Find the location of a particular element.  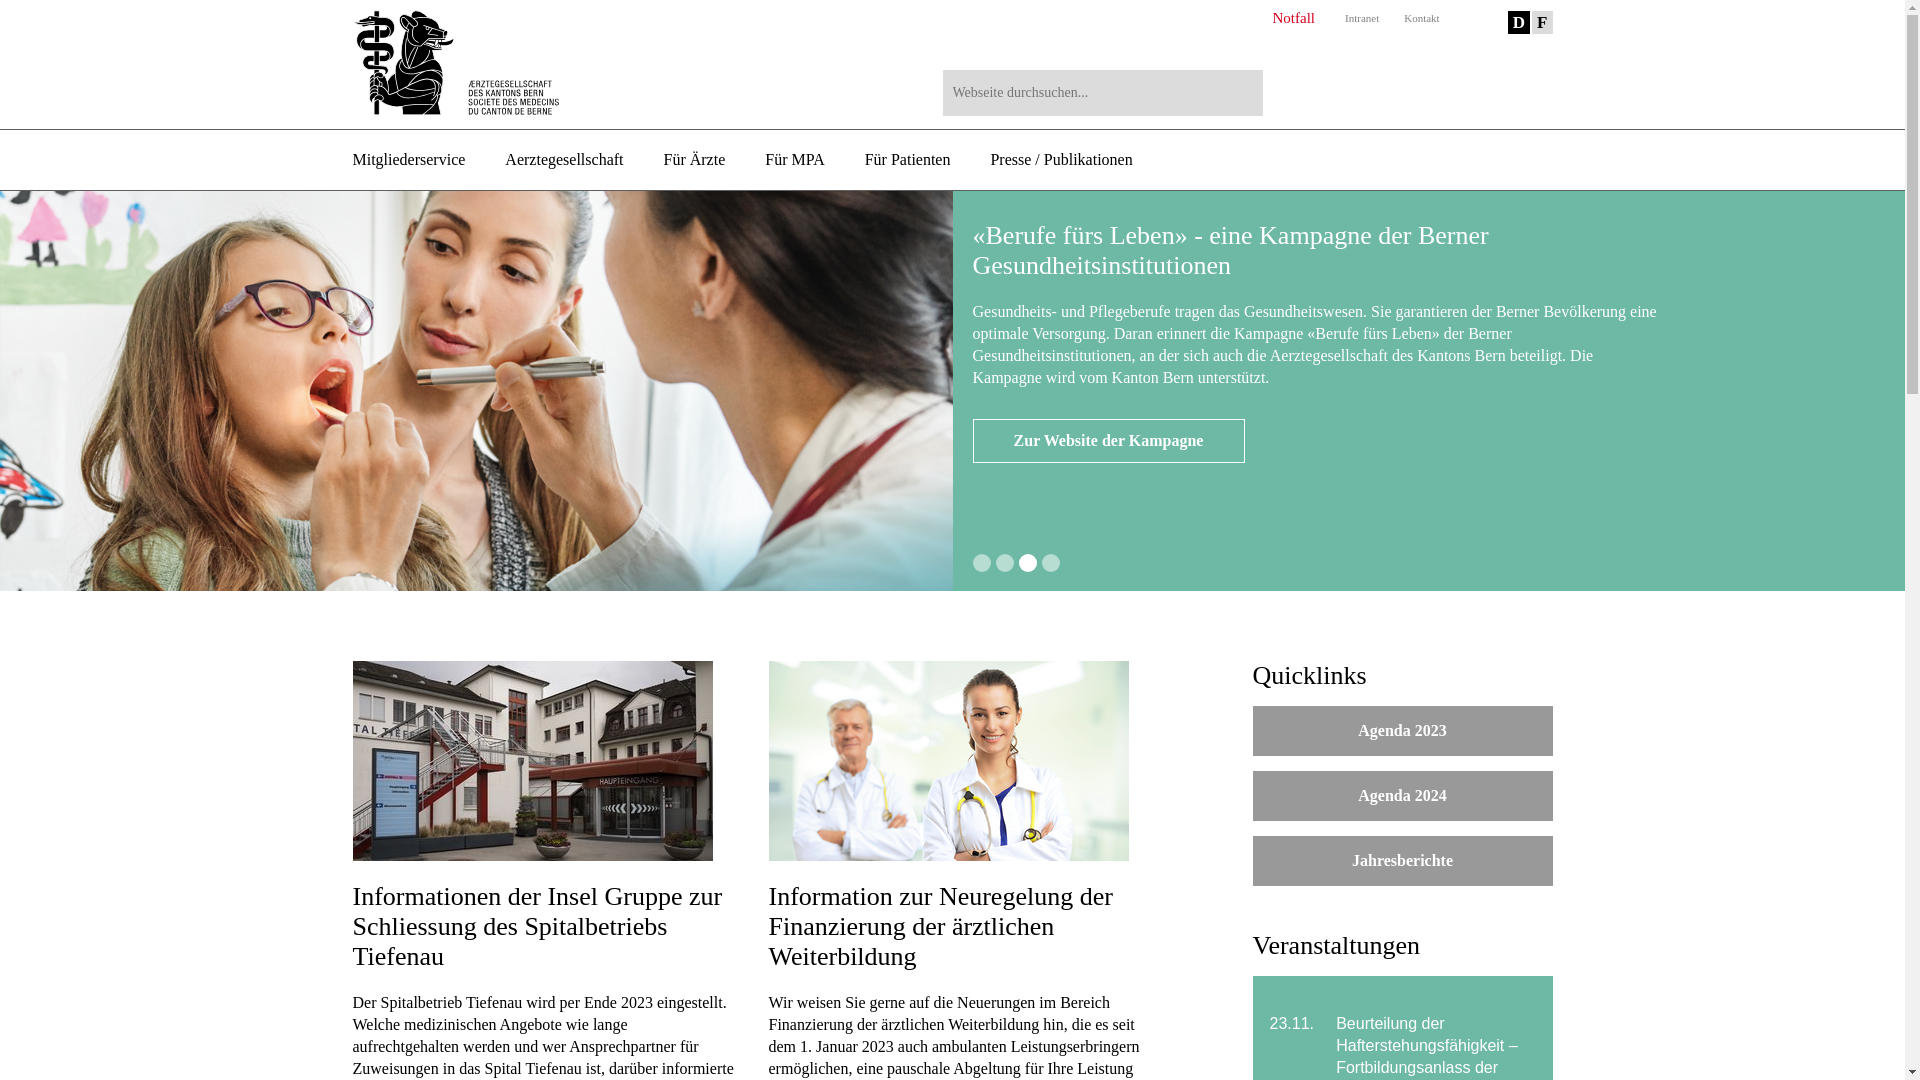

'Agenda 2024' is located at coordinates (1400, 794).